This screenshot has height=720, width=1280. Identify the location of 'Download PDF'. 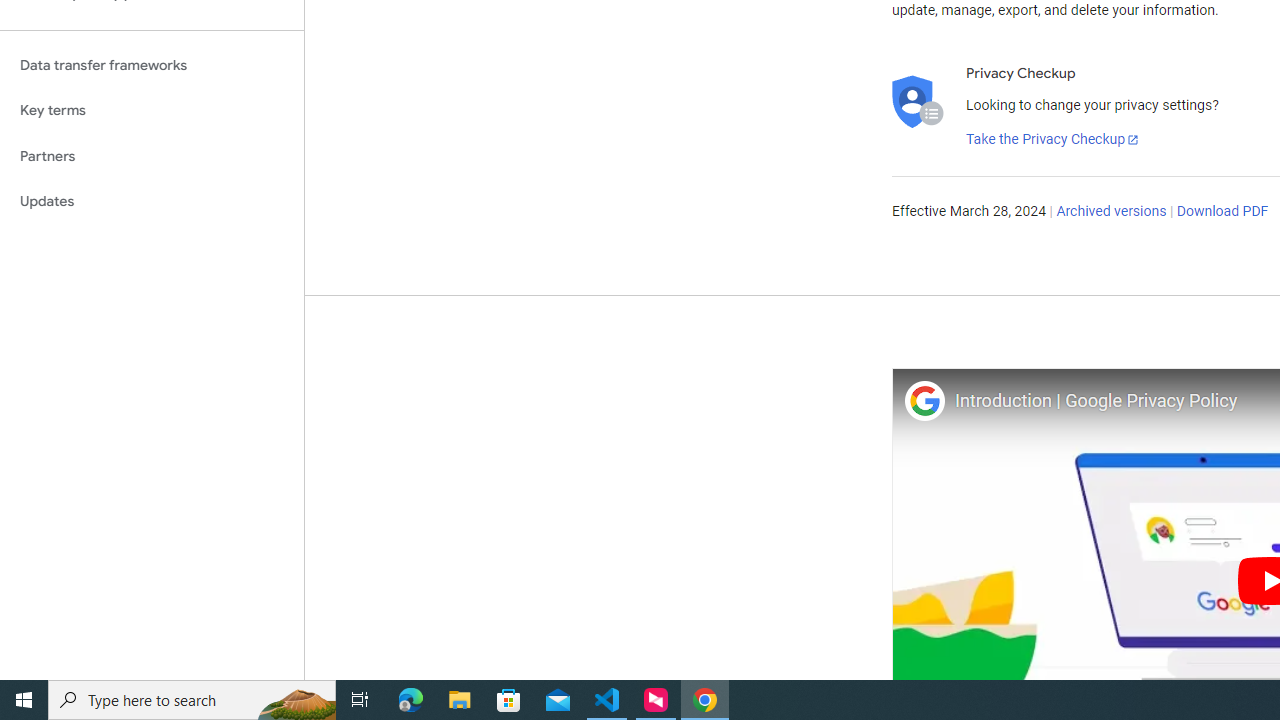
(1221, 212).